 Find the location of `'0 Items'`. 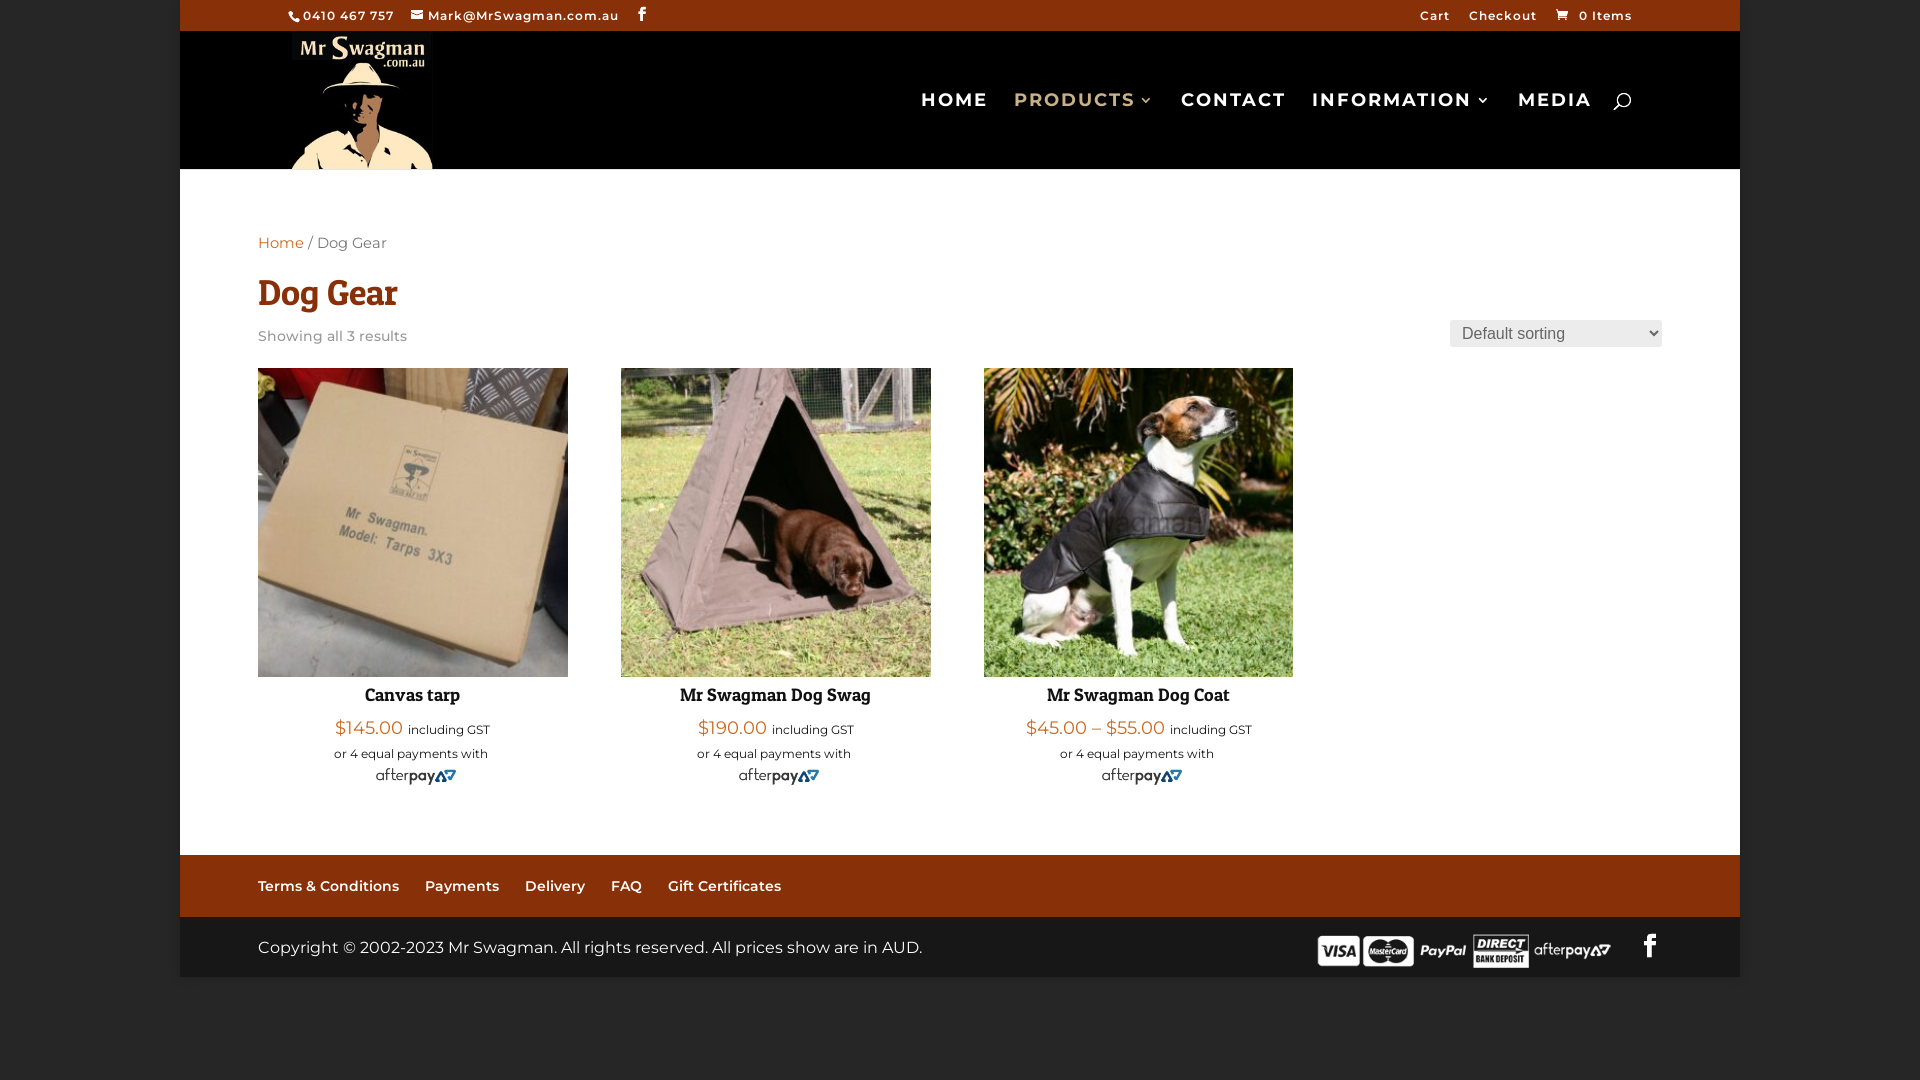

'0 Items' is located at coordinates (1591, 15).